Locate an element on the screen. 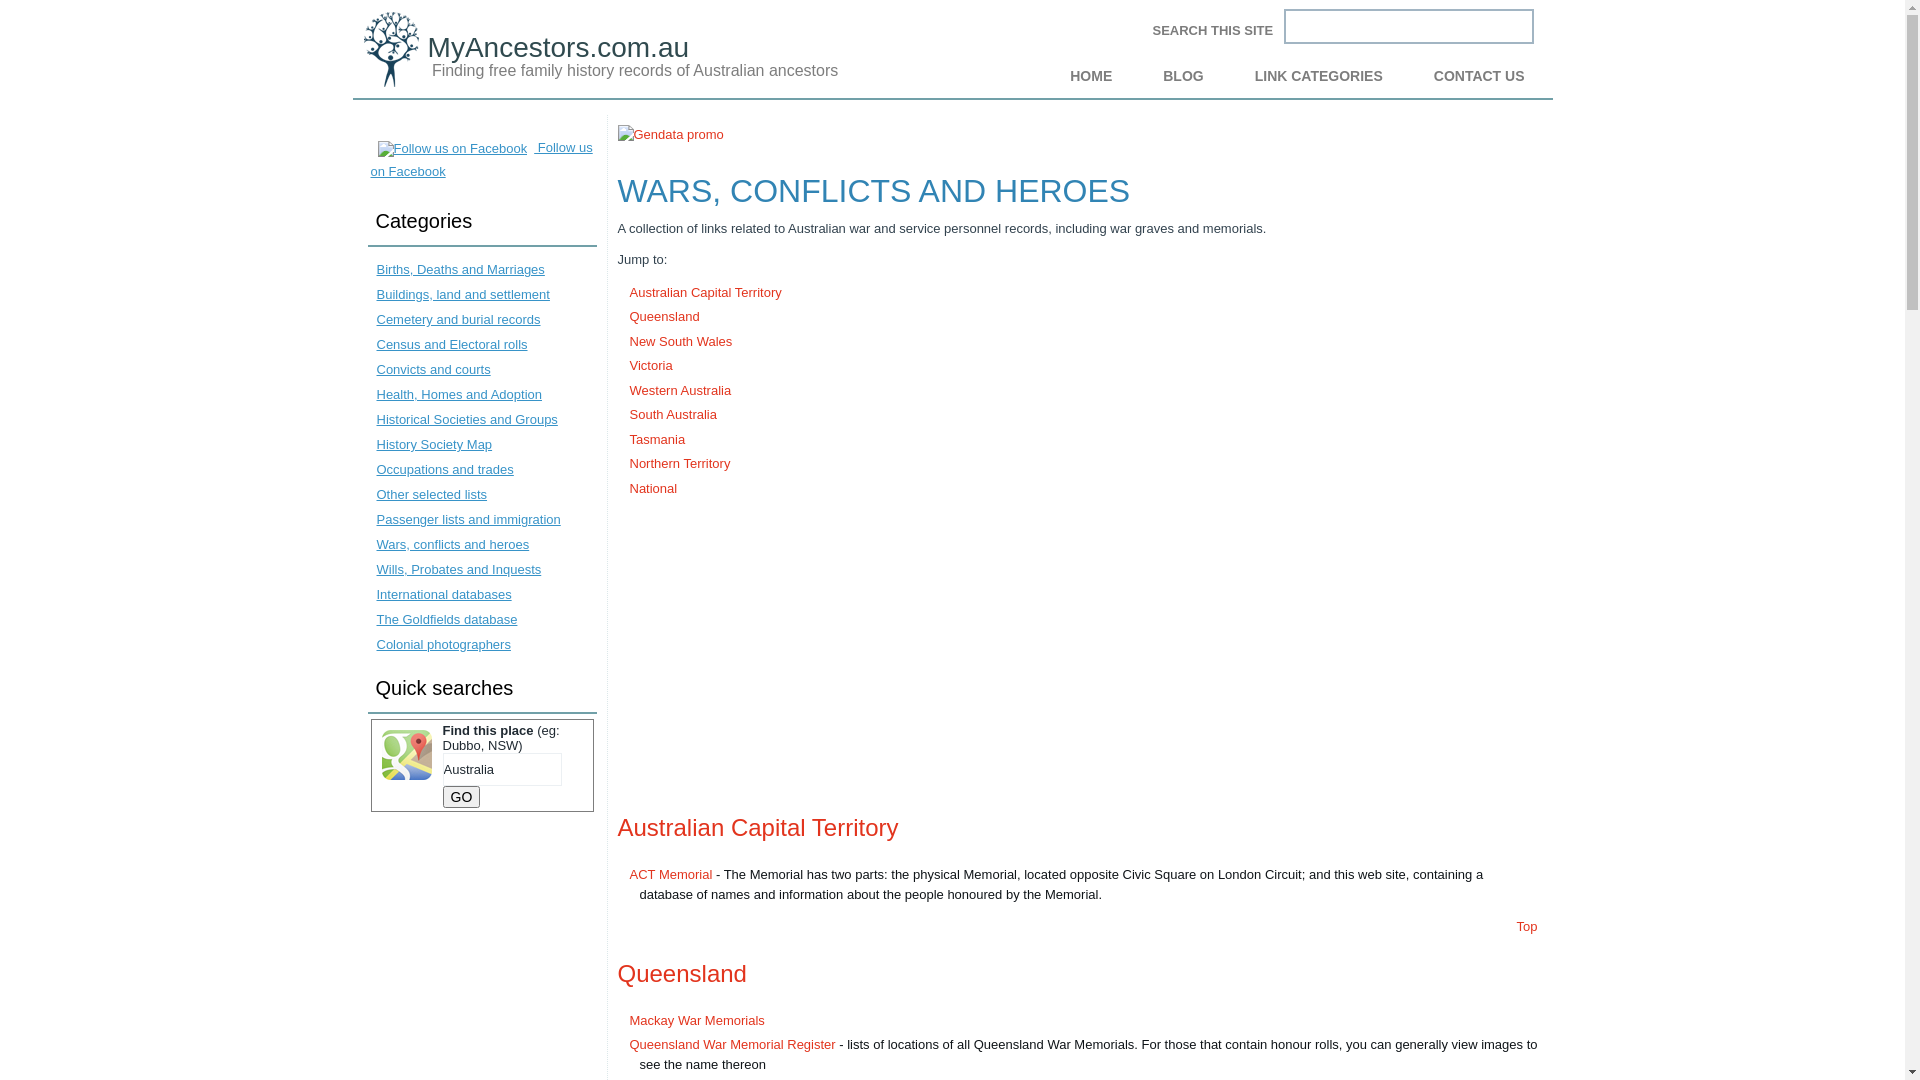 This screenshot has height=1080, width=1920. 'Colonial photographers' is located at coordinates (441, 644).